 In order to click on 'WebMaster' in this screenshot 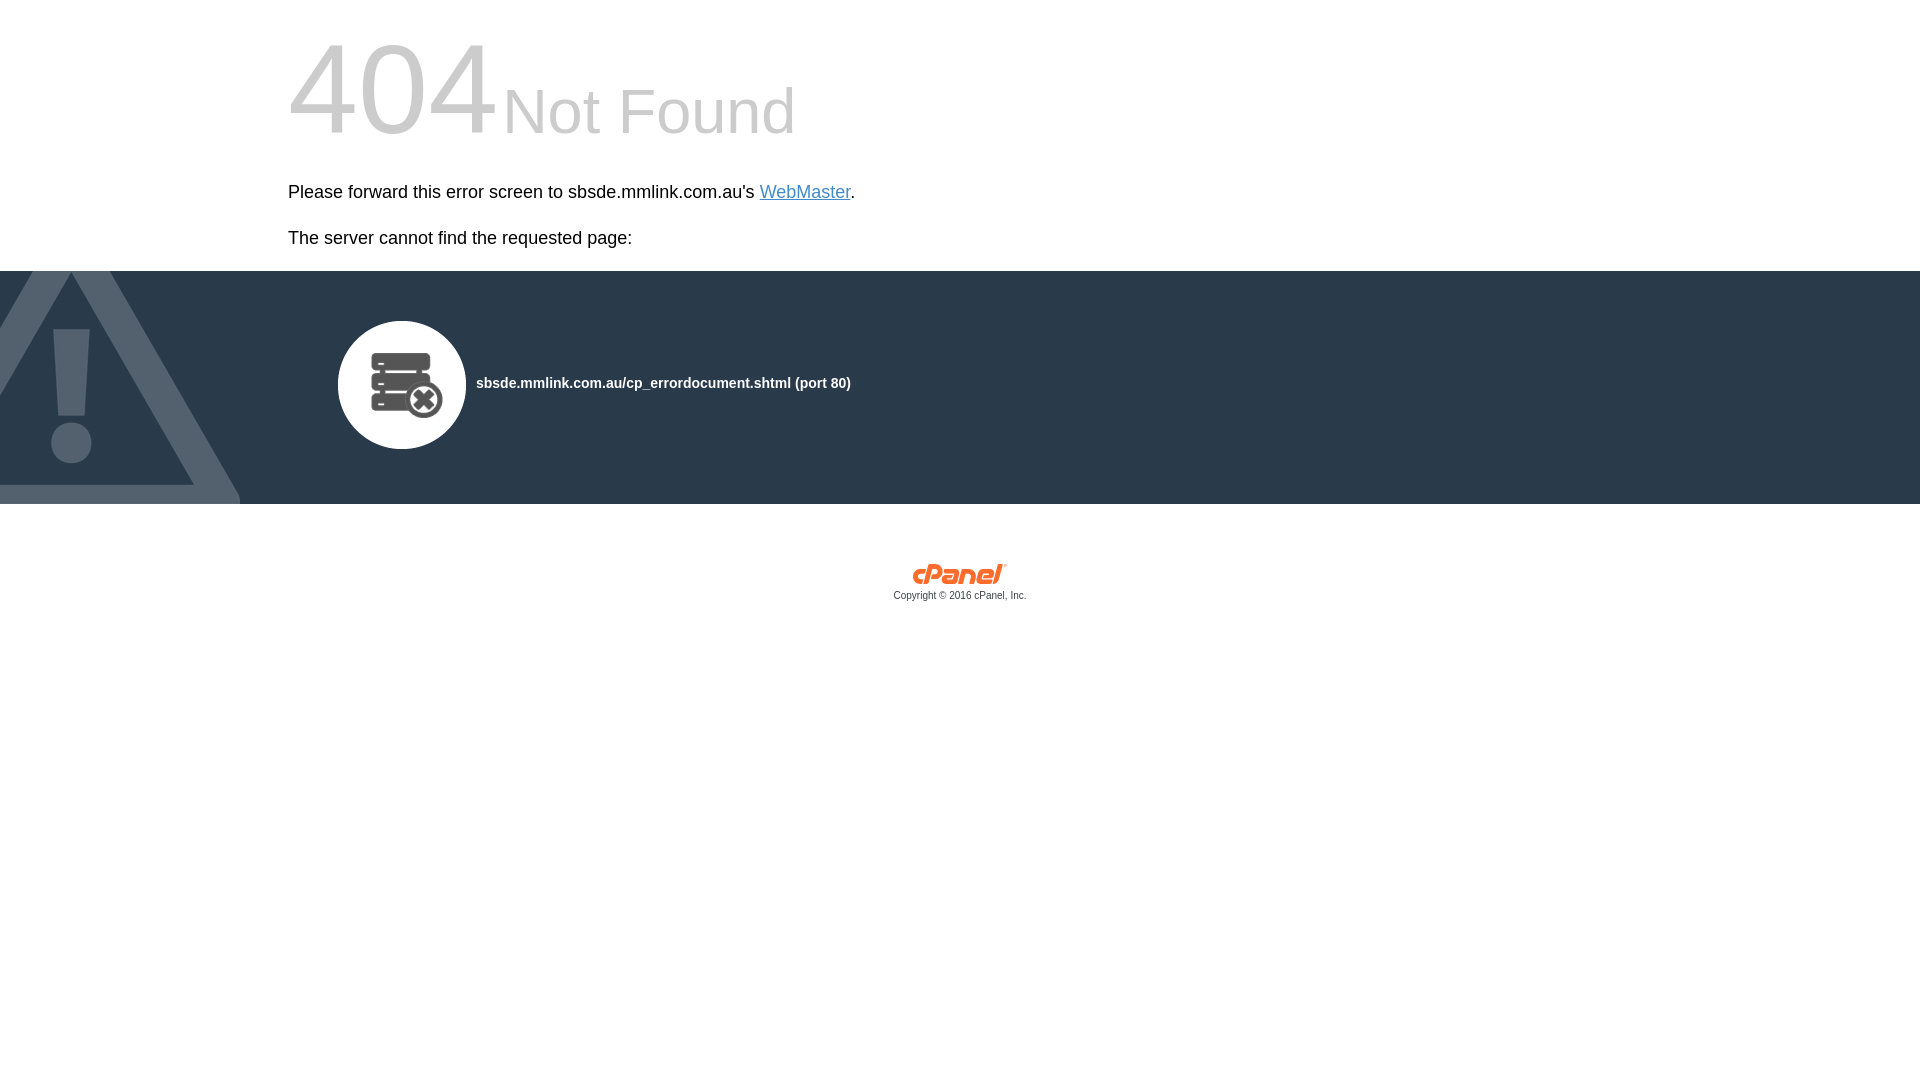, I will do `click(805, 192)`.